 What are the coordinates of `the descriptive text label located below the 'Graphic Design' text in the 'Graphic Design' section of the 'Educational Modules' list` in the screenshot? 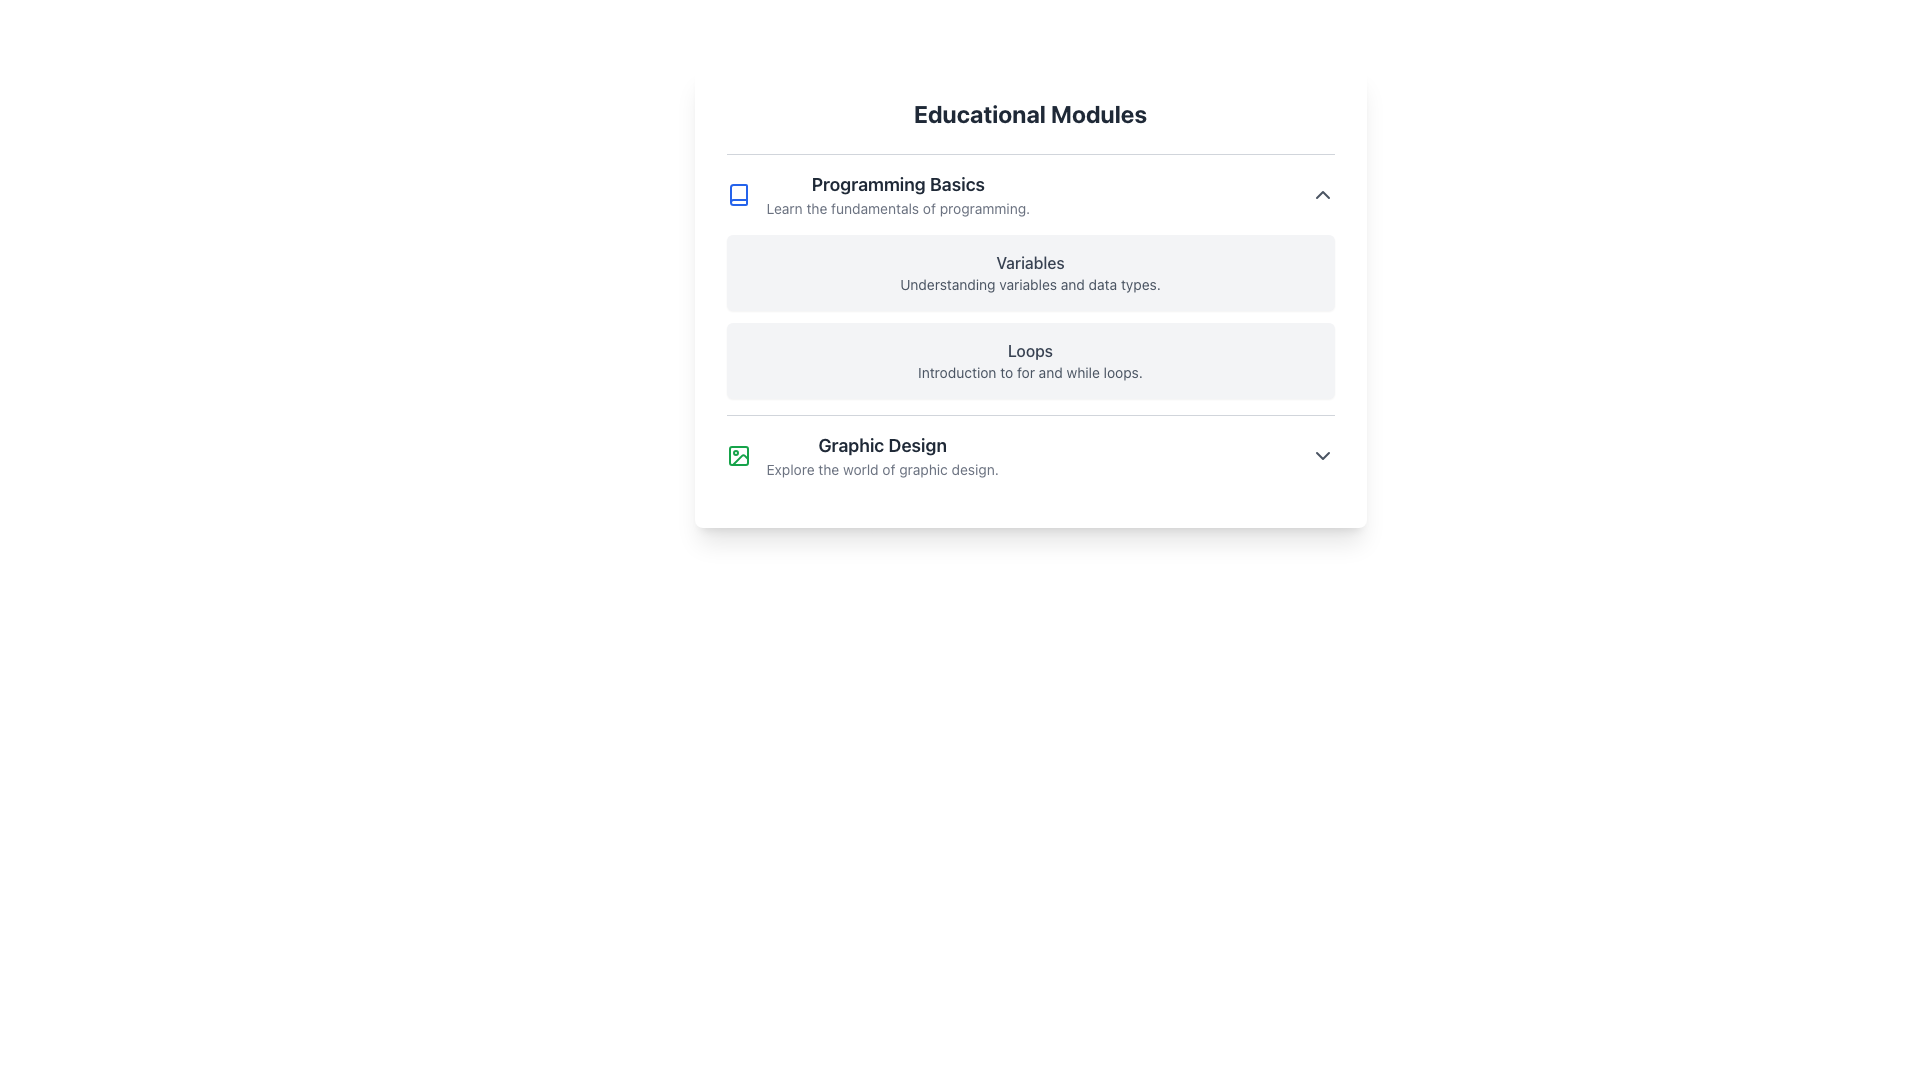 It's located at (881, 470).